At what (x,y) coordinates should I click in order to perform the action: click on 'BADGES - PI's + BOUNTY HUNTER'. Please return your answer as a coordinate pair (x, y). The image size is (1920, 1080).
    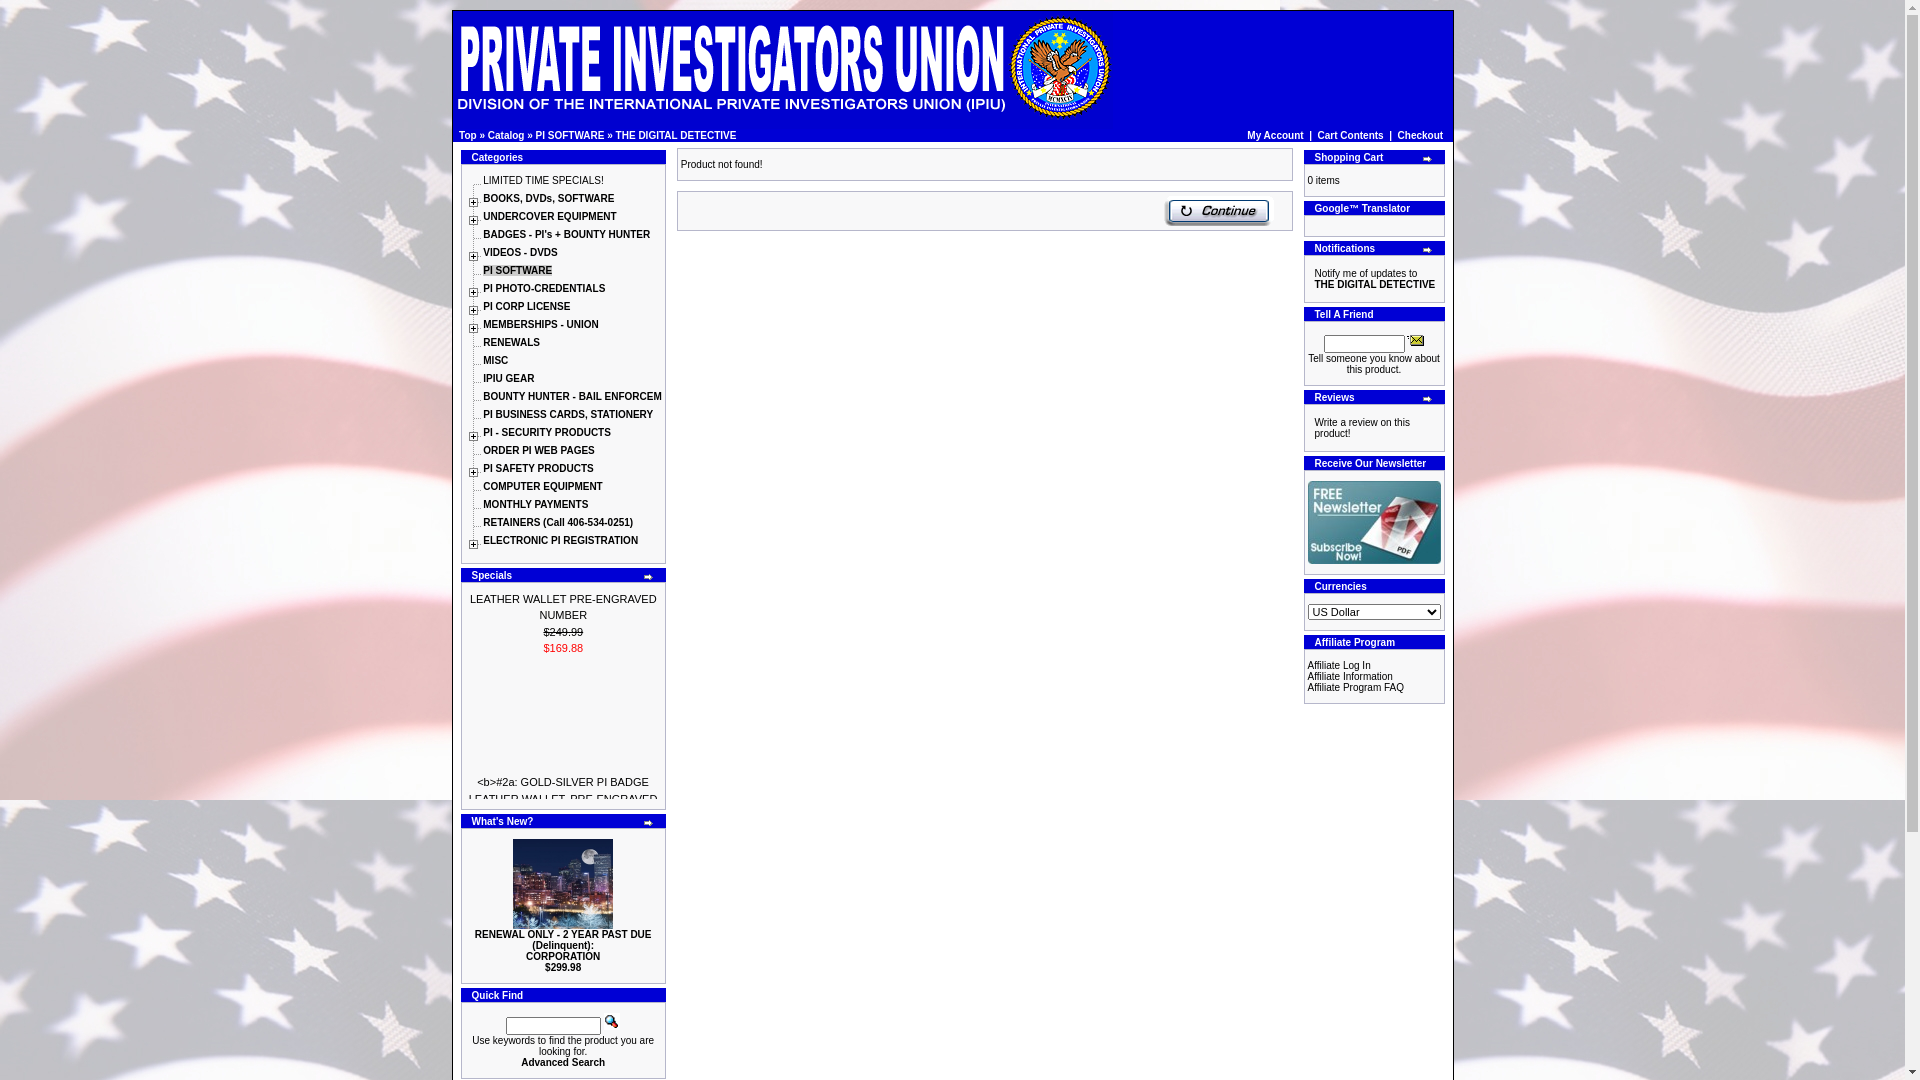
    Looking at the image, I should click on (565, 233).